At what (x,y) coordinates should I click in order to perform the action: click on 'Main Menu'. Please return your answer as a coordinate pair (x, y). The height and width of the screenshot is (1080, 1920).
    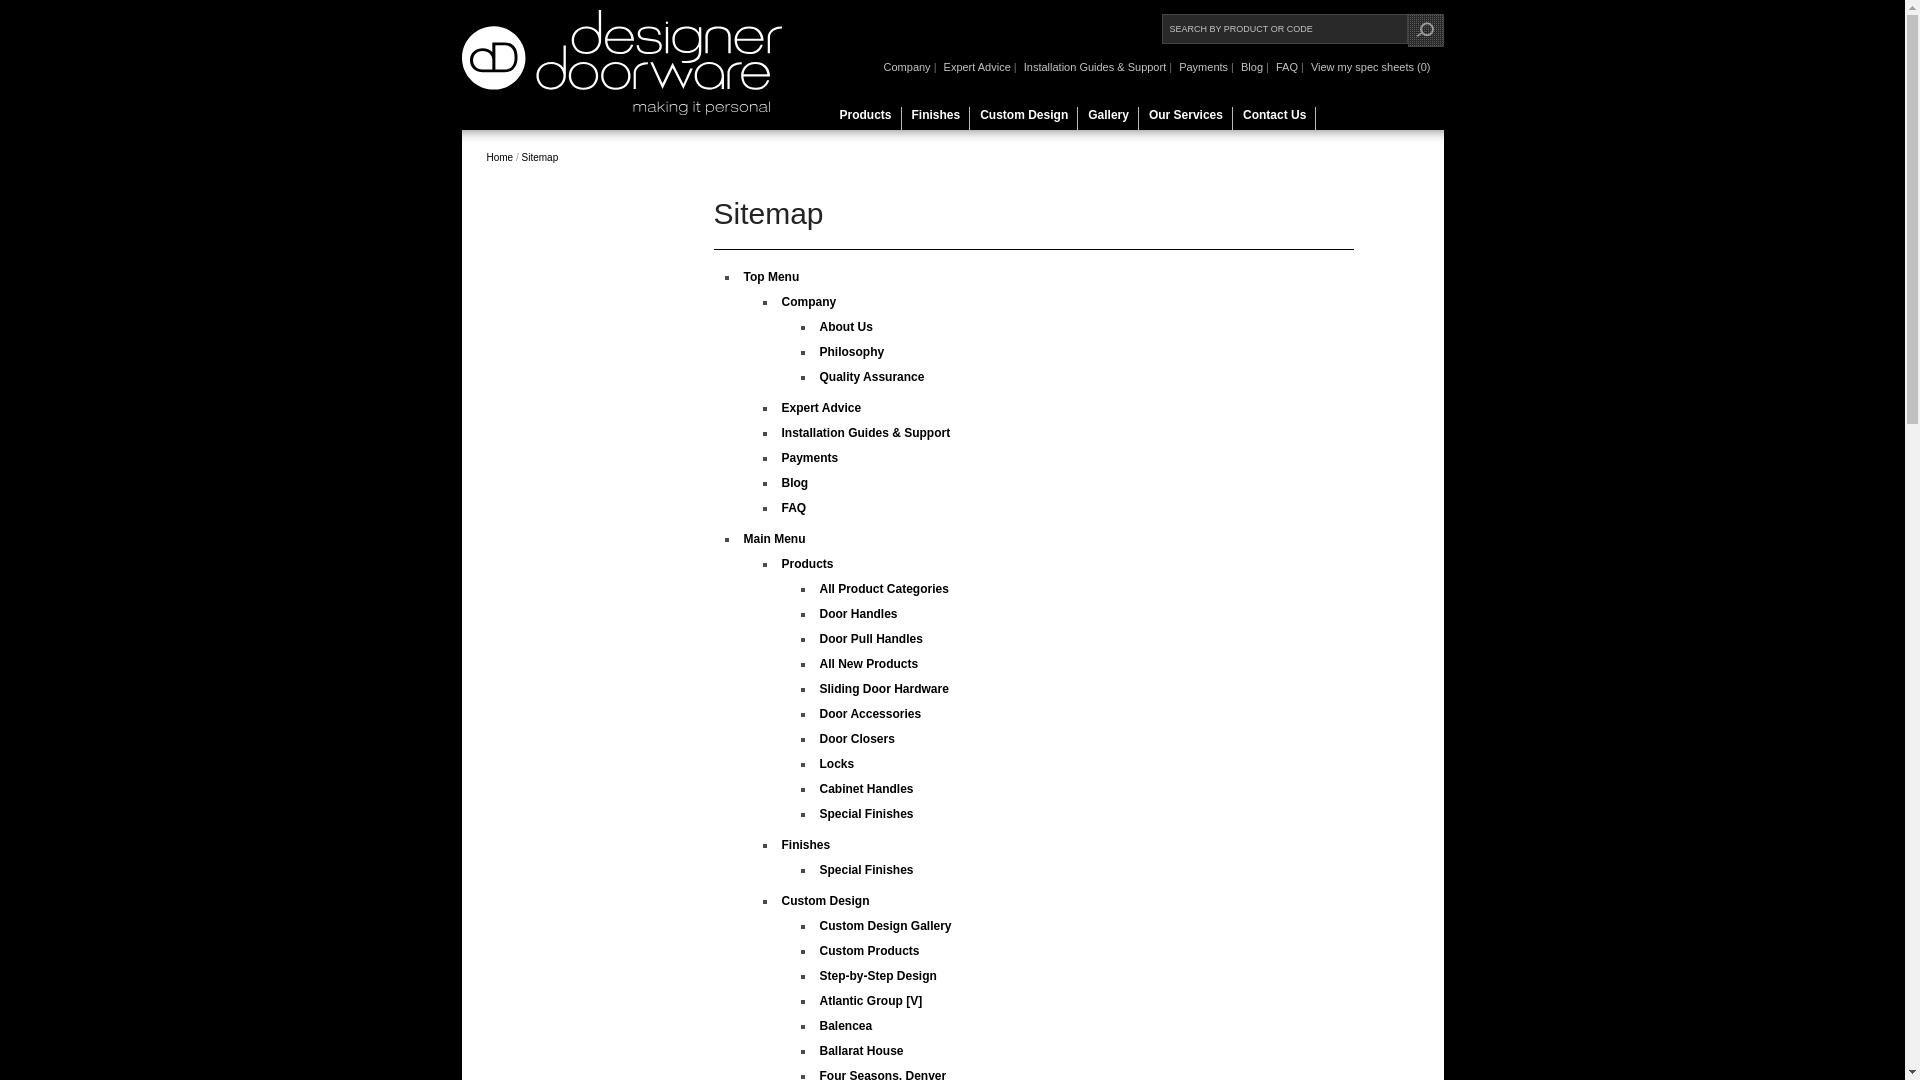
    Looking at the image, I should click on (773, 538).